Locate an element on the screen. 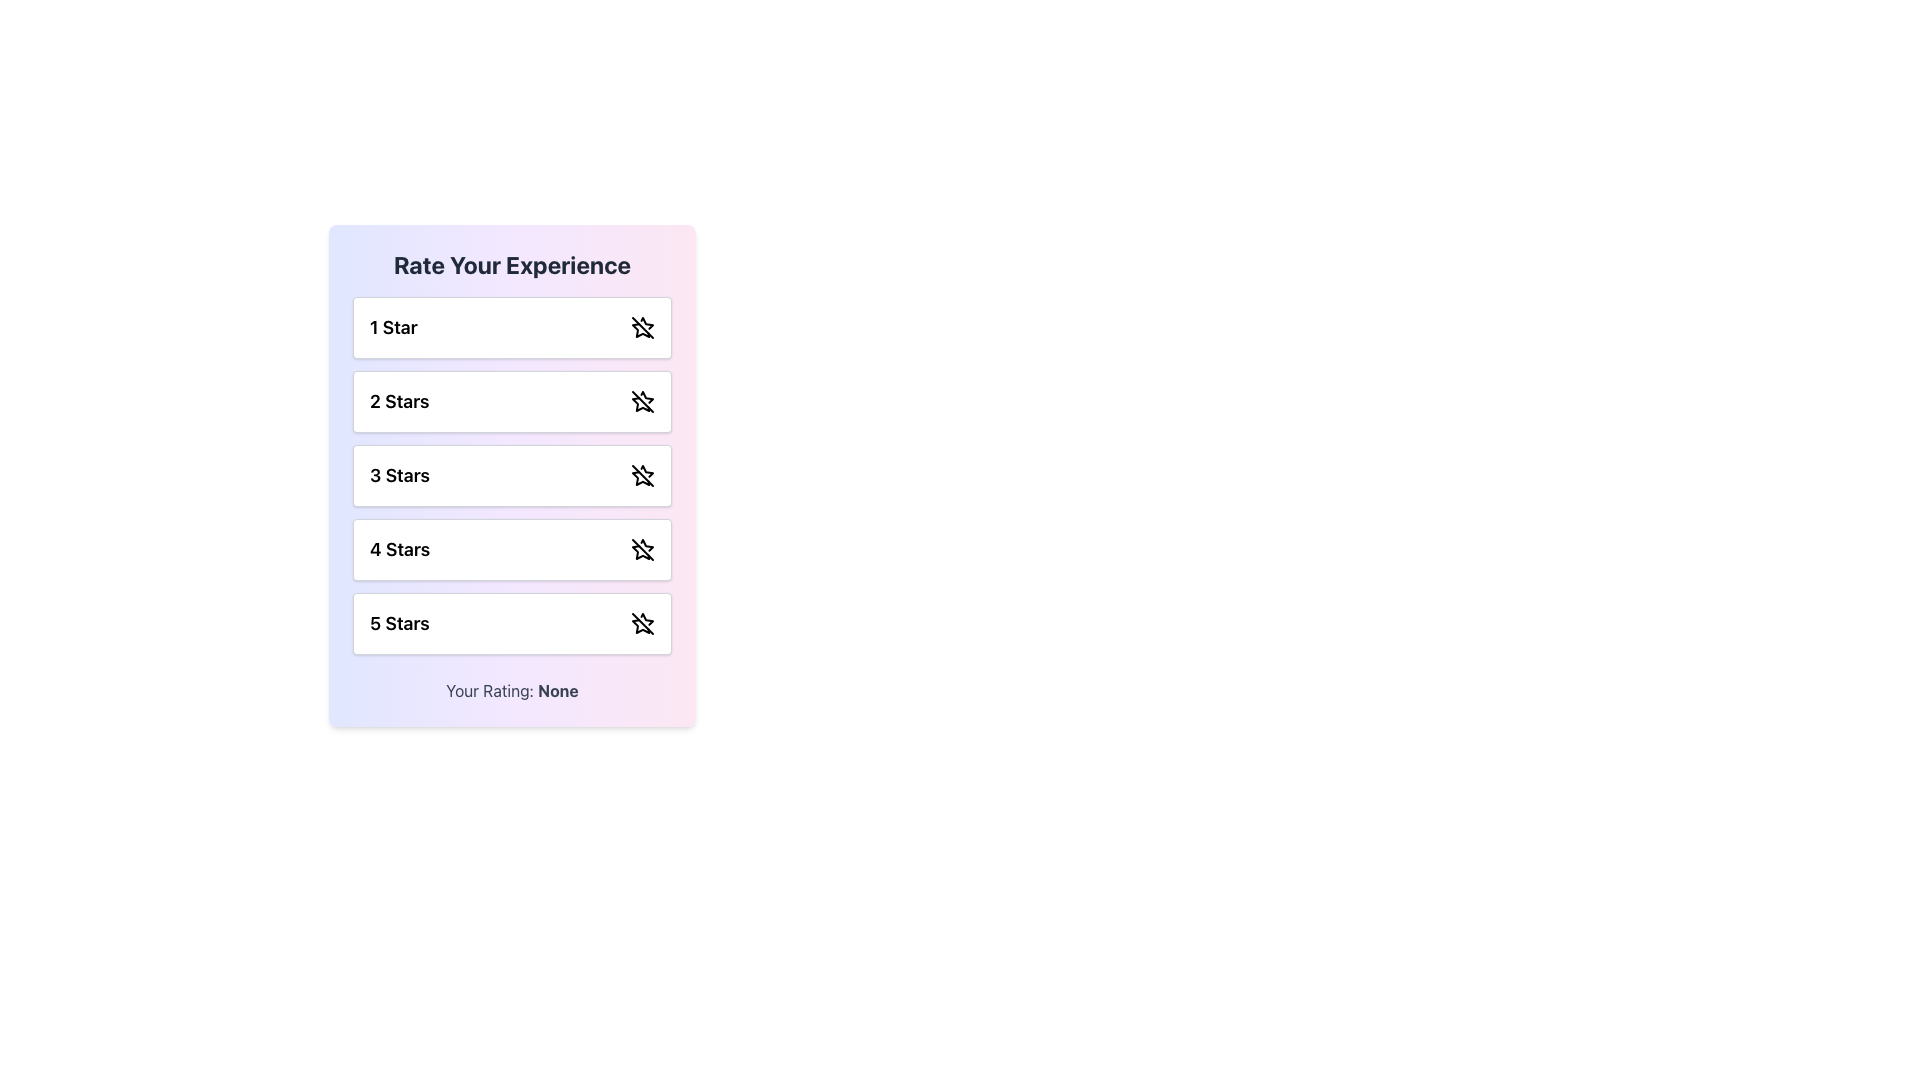 This screenshot has height=1080, width=1920. the 5-star rating button located at the bottom of the star rating list for keyboard interaction is located at coordinates (512, 623).